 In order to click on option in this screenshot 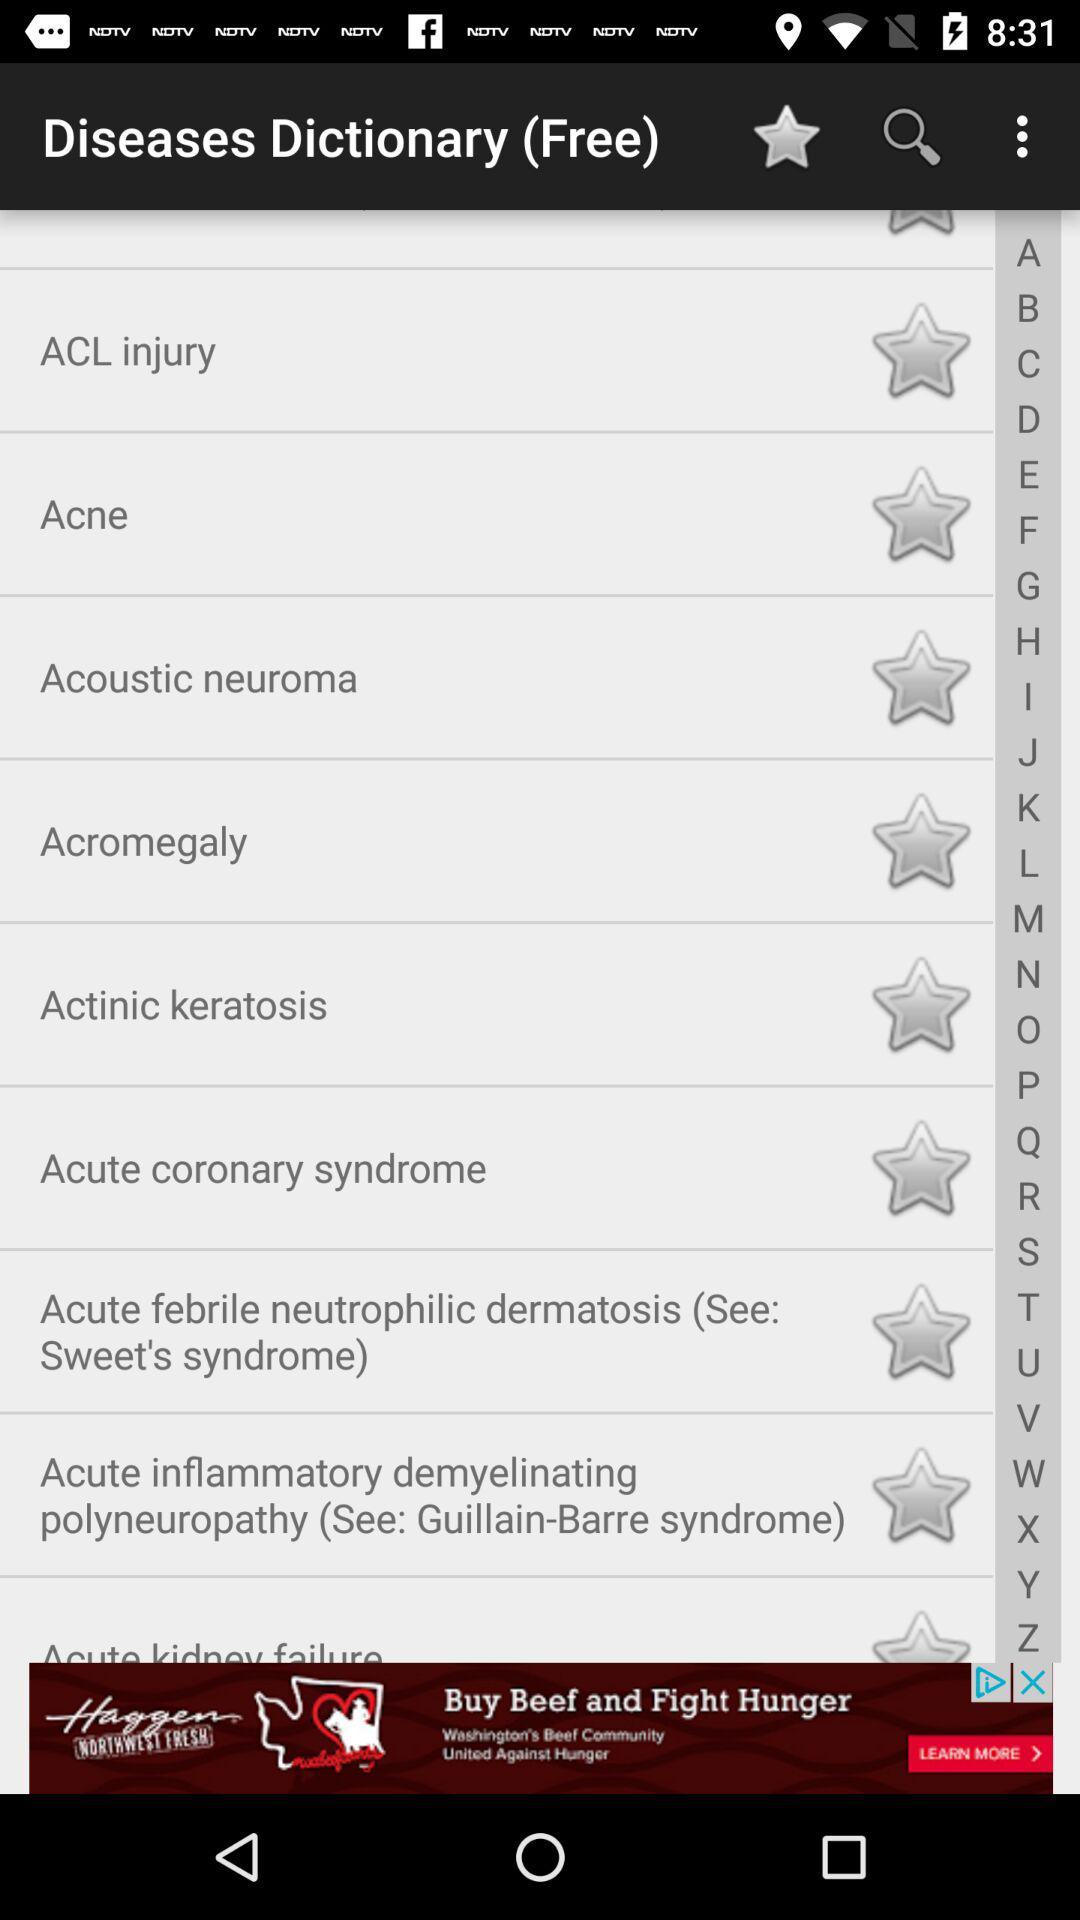, I will do `click(920, 1163)`.